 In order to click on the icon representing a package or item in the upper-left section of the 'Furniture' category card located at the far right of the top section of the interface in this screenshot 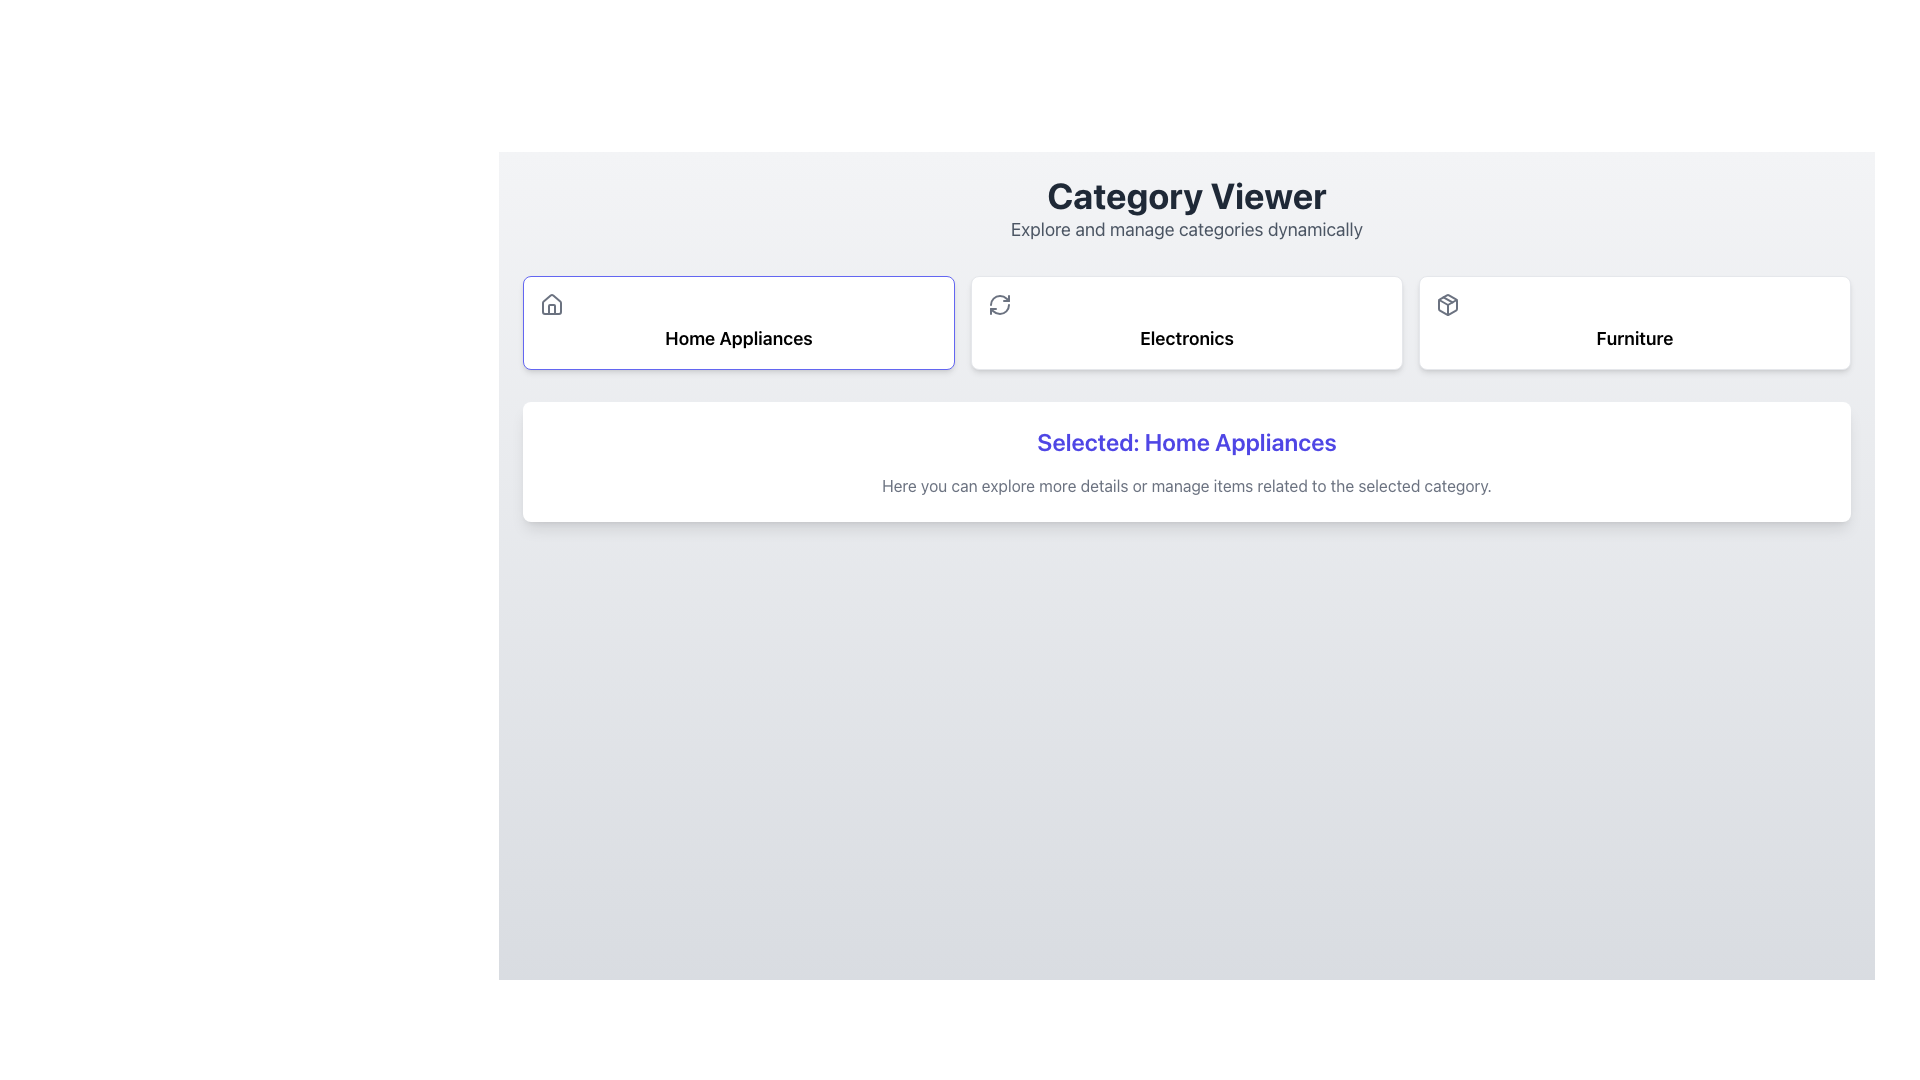, I will do `click(1448, 304)`.